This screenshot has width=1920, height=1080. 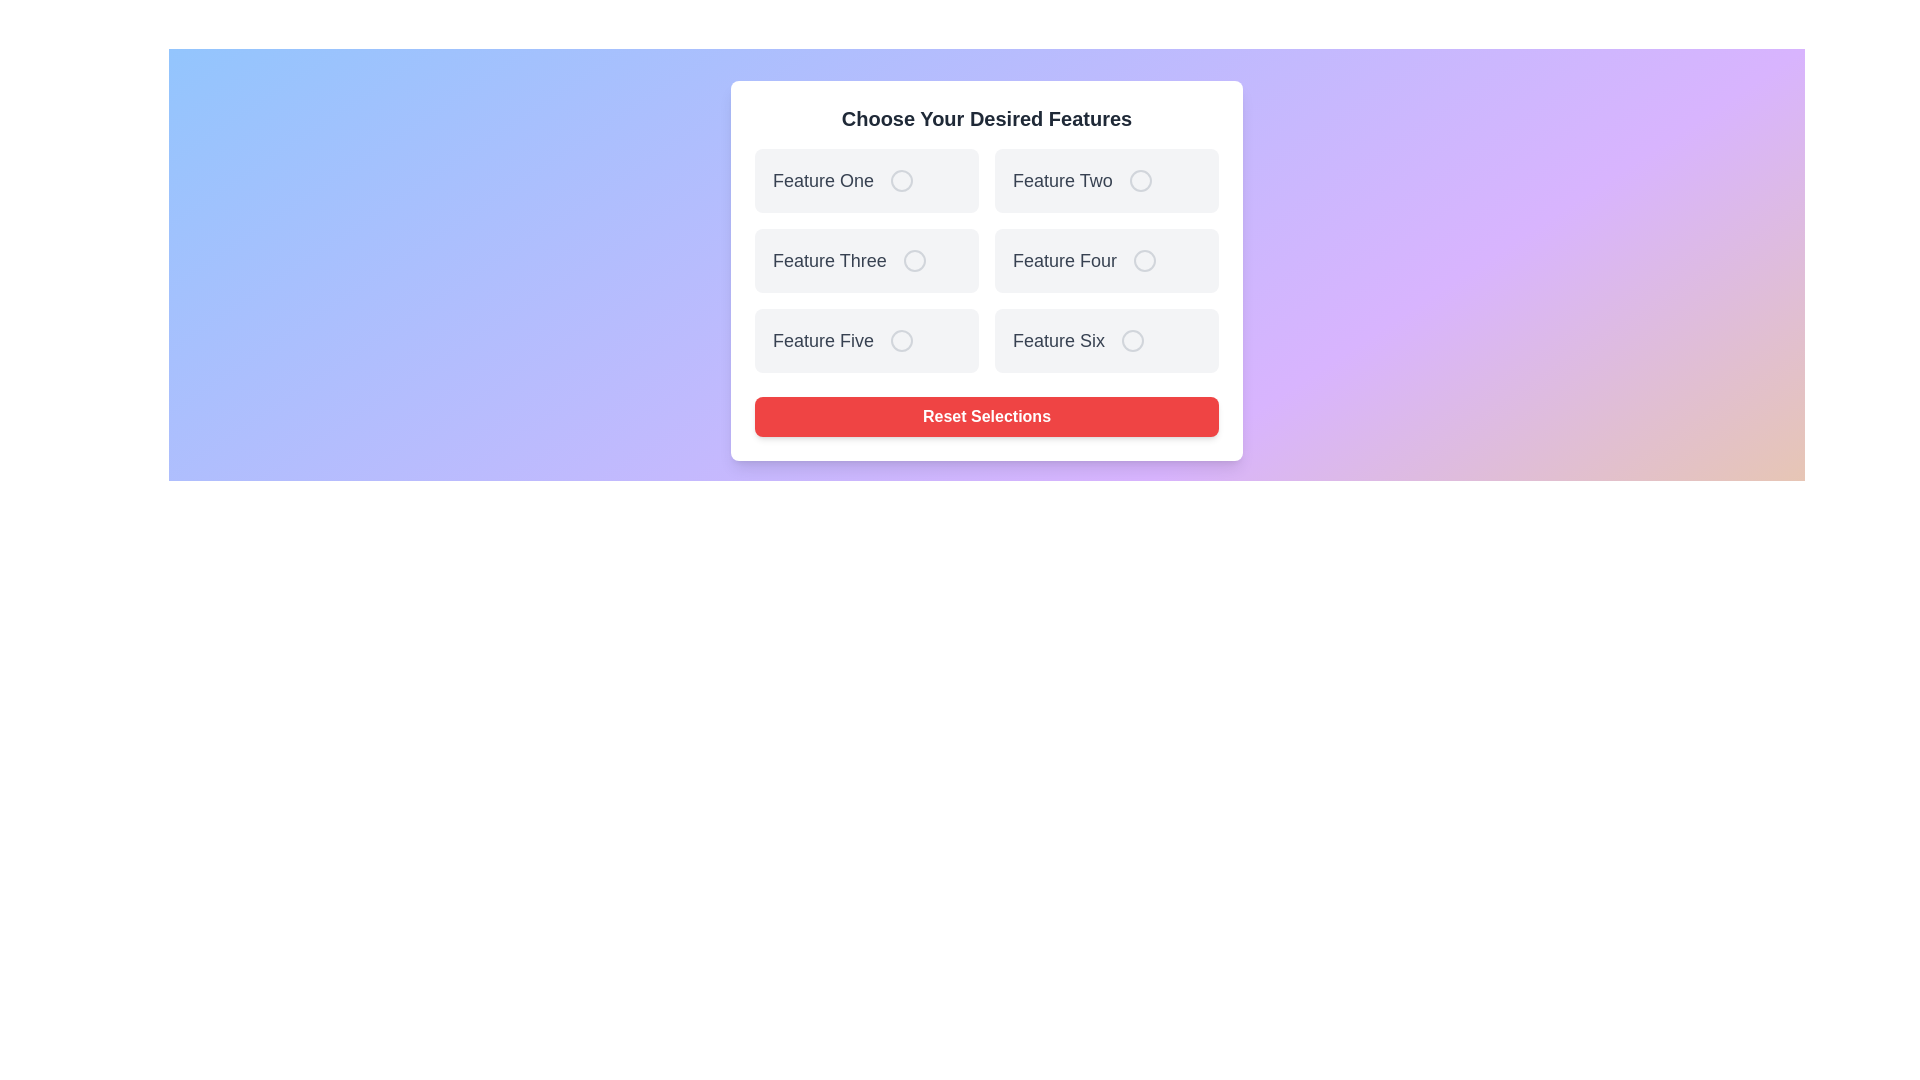 What do you see at coordinates (867, 260) in the screenshot?
I see `the feature card labeled Feature Three to observe visual feedback` at bounding box center [867, 260].